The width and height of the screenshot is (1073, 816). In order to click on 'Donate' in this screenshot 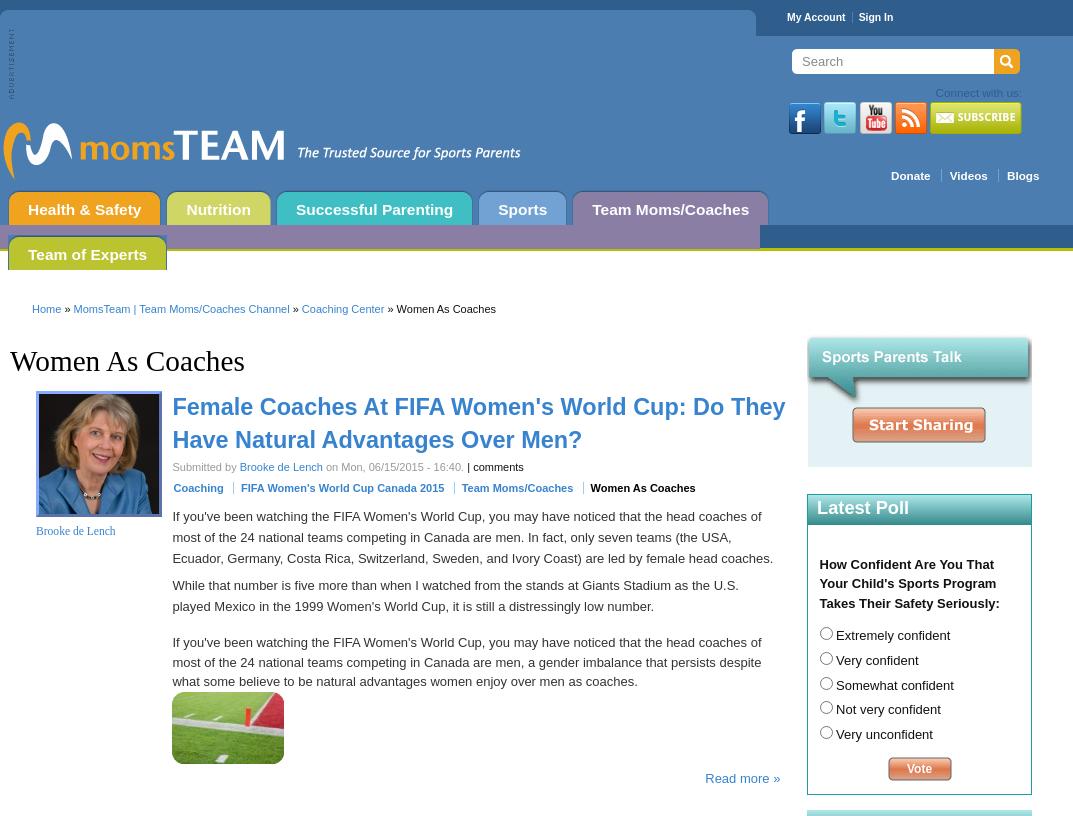, I will do `click(910, 175)`.